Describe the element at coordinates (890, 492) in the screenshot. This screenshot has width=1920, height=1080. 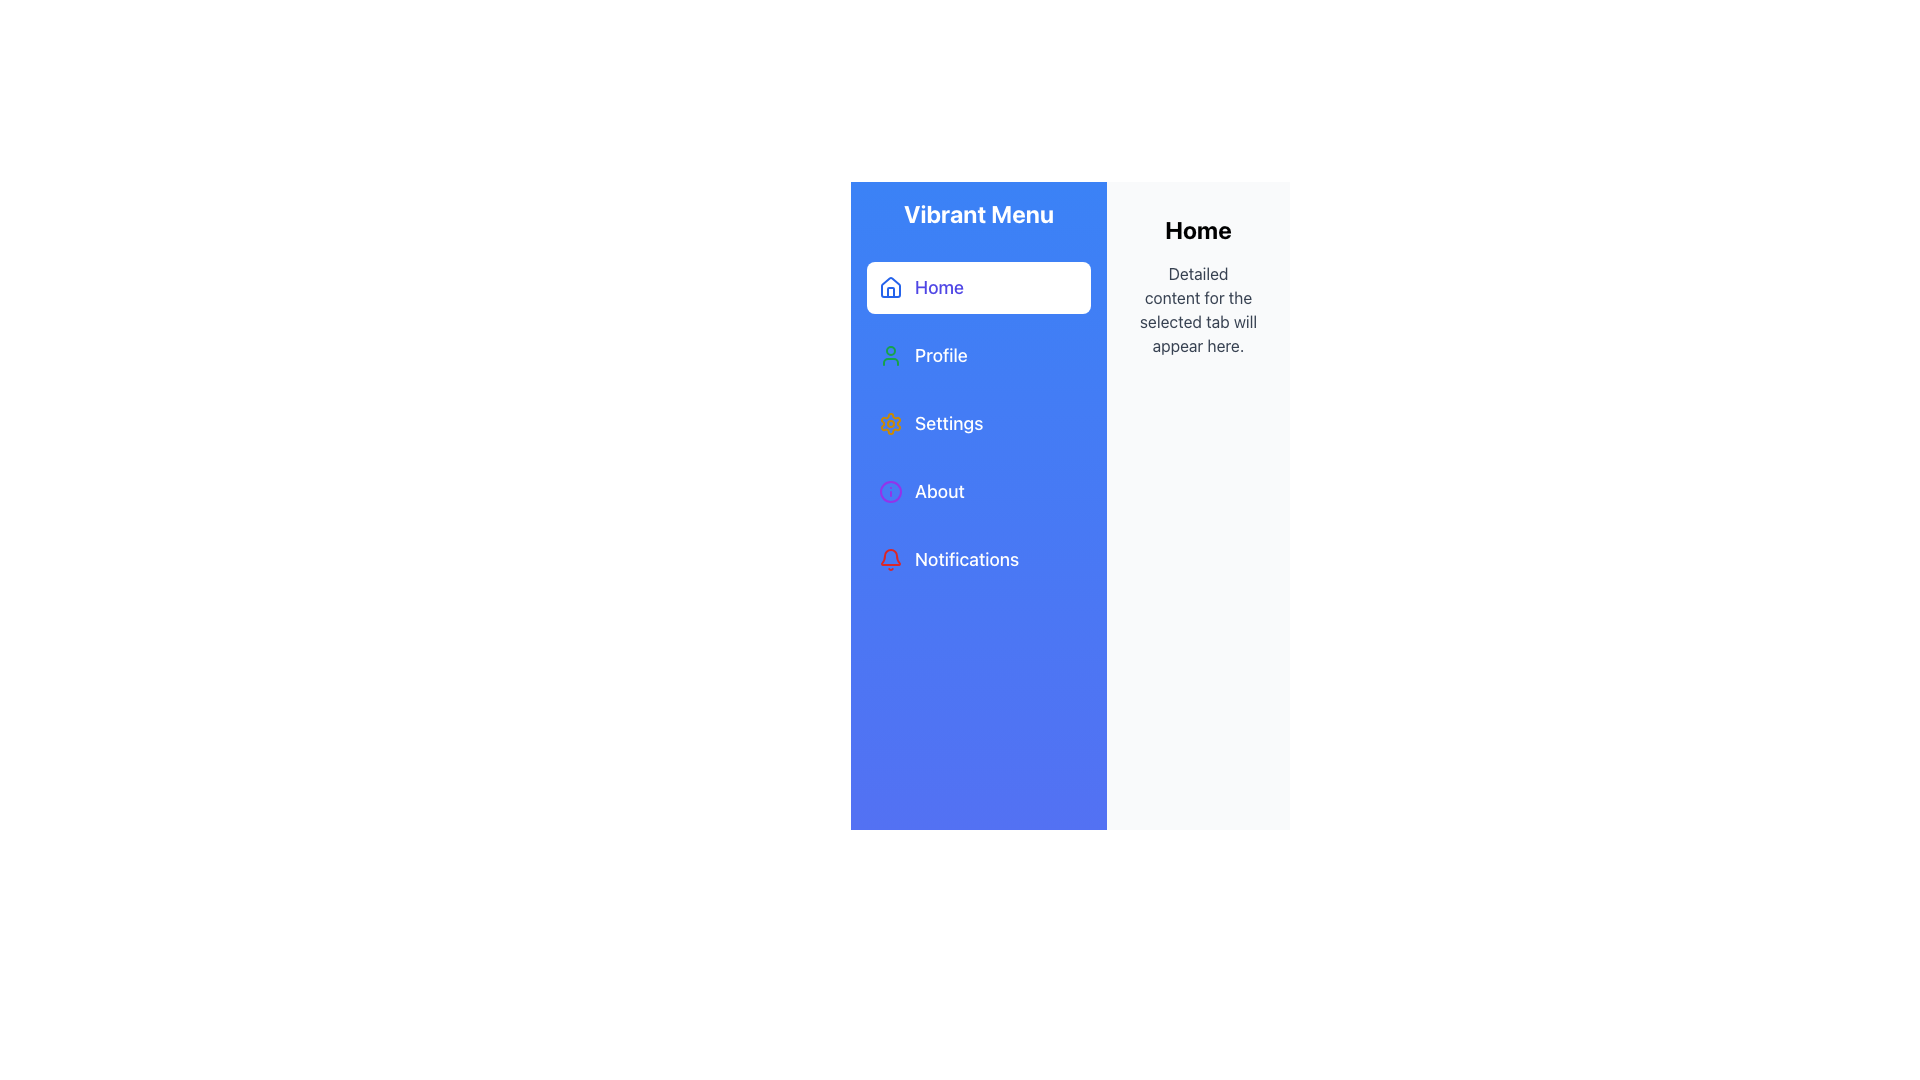
I see `the 'About' menu icon` at that location.